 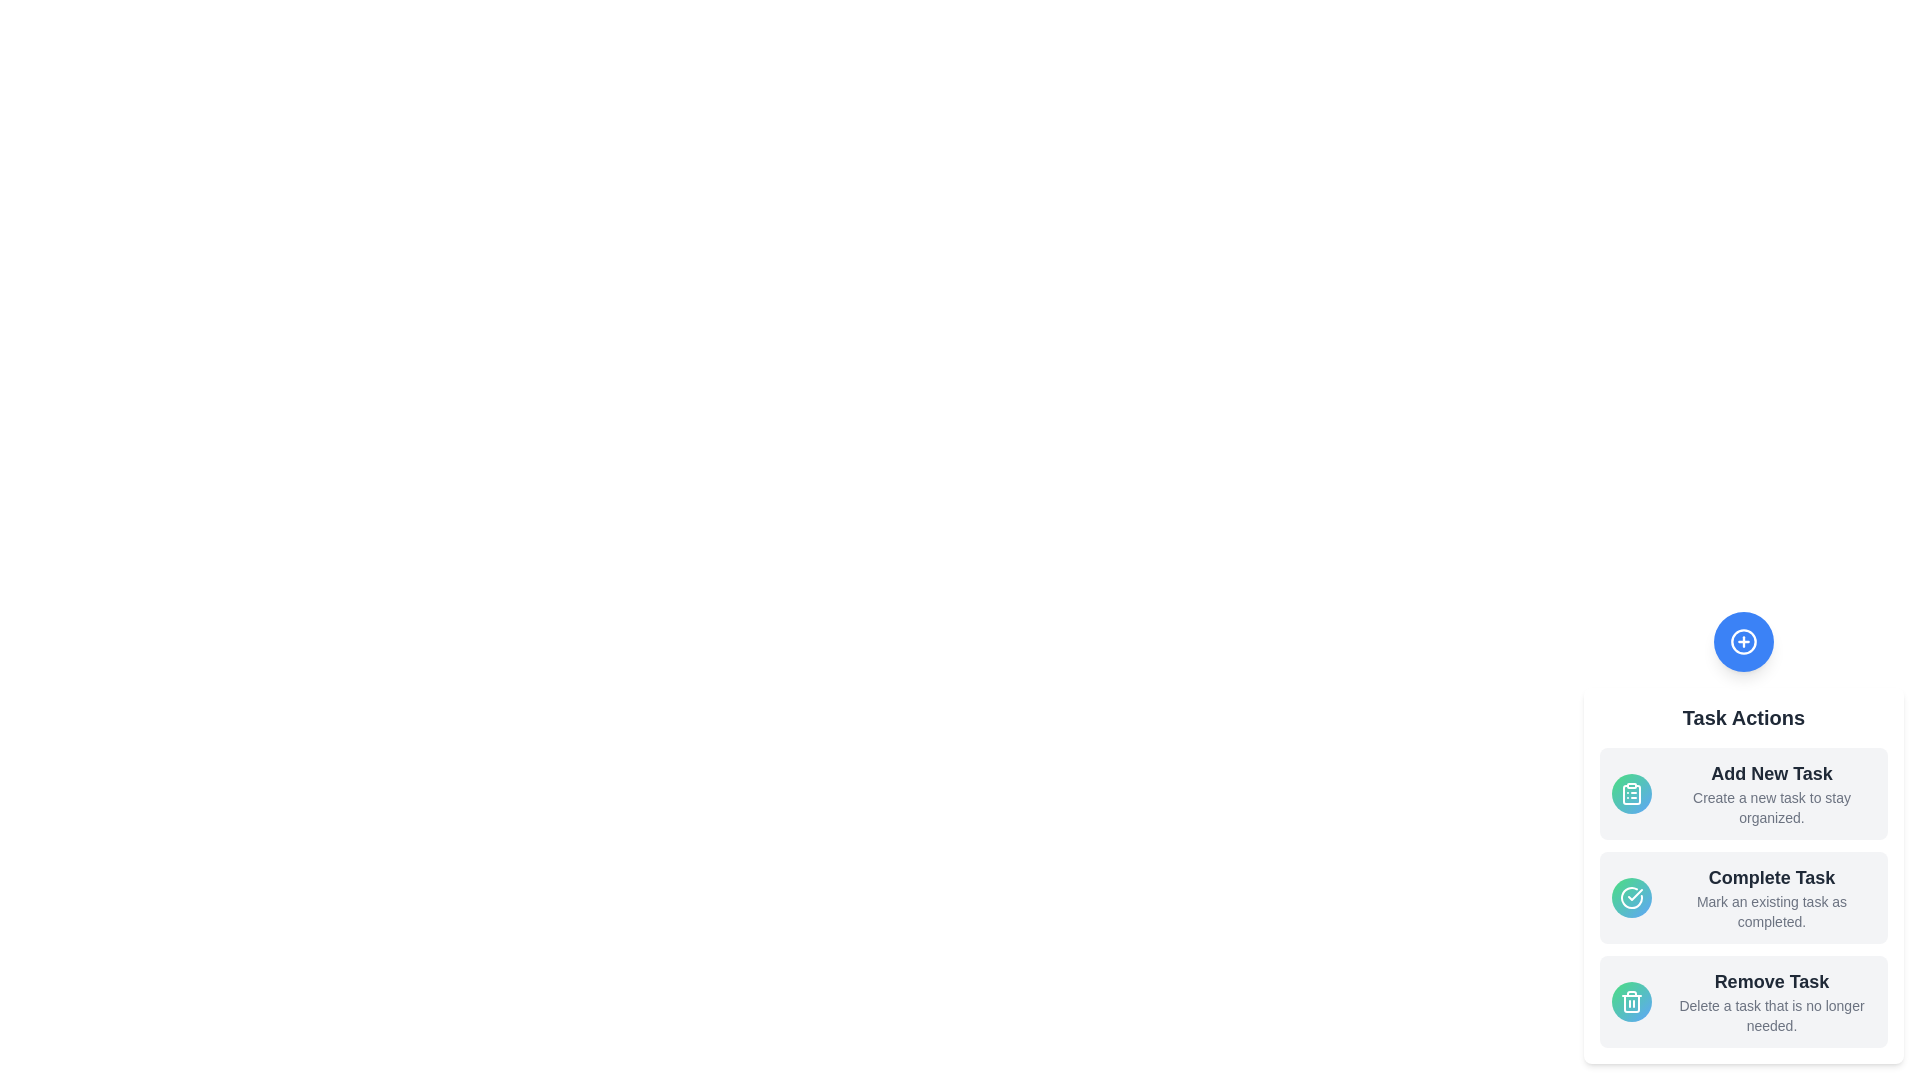 What do you see at coordinates (1742, 1002) in the screenshot?
I see `the 'Remove Task' option to delete a task` at bounding box center [1742, 1002].